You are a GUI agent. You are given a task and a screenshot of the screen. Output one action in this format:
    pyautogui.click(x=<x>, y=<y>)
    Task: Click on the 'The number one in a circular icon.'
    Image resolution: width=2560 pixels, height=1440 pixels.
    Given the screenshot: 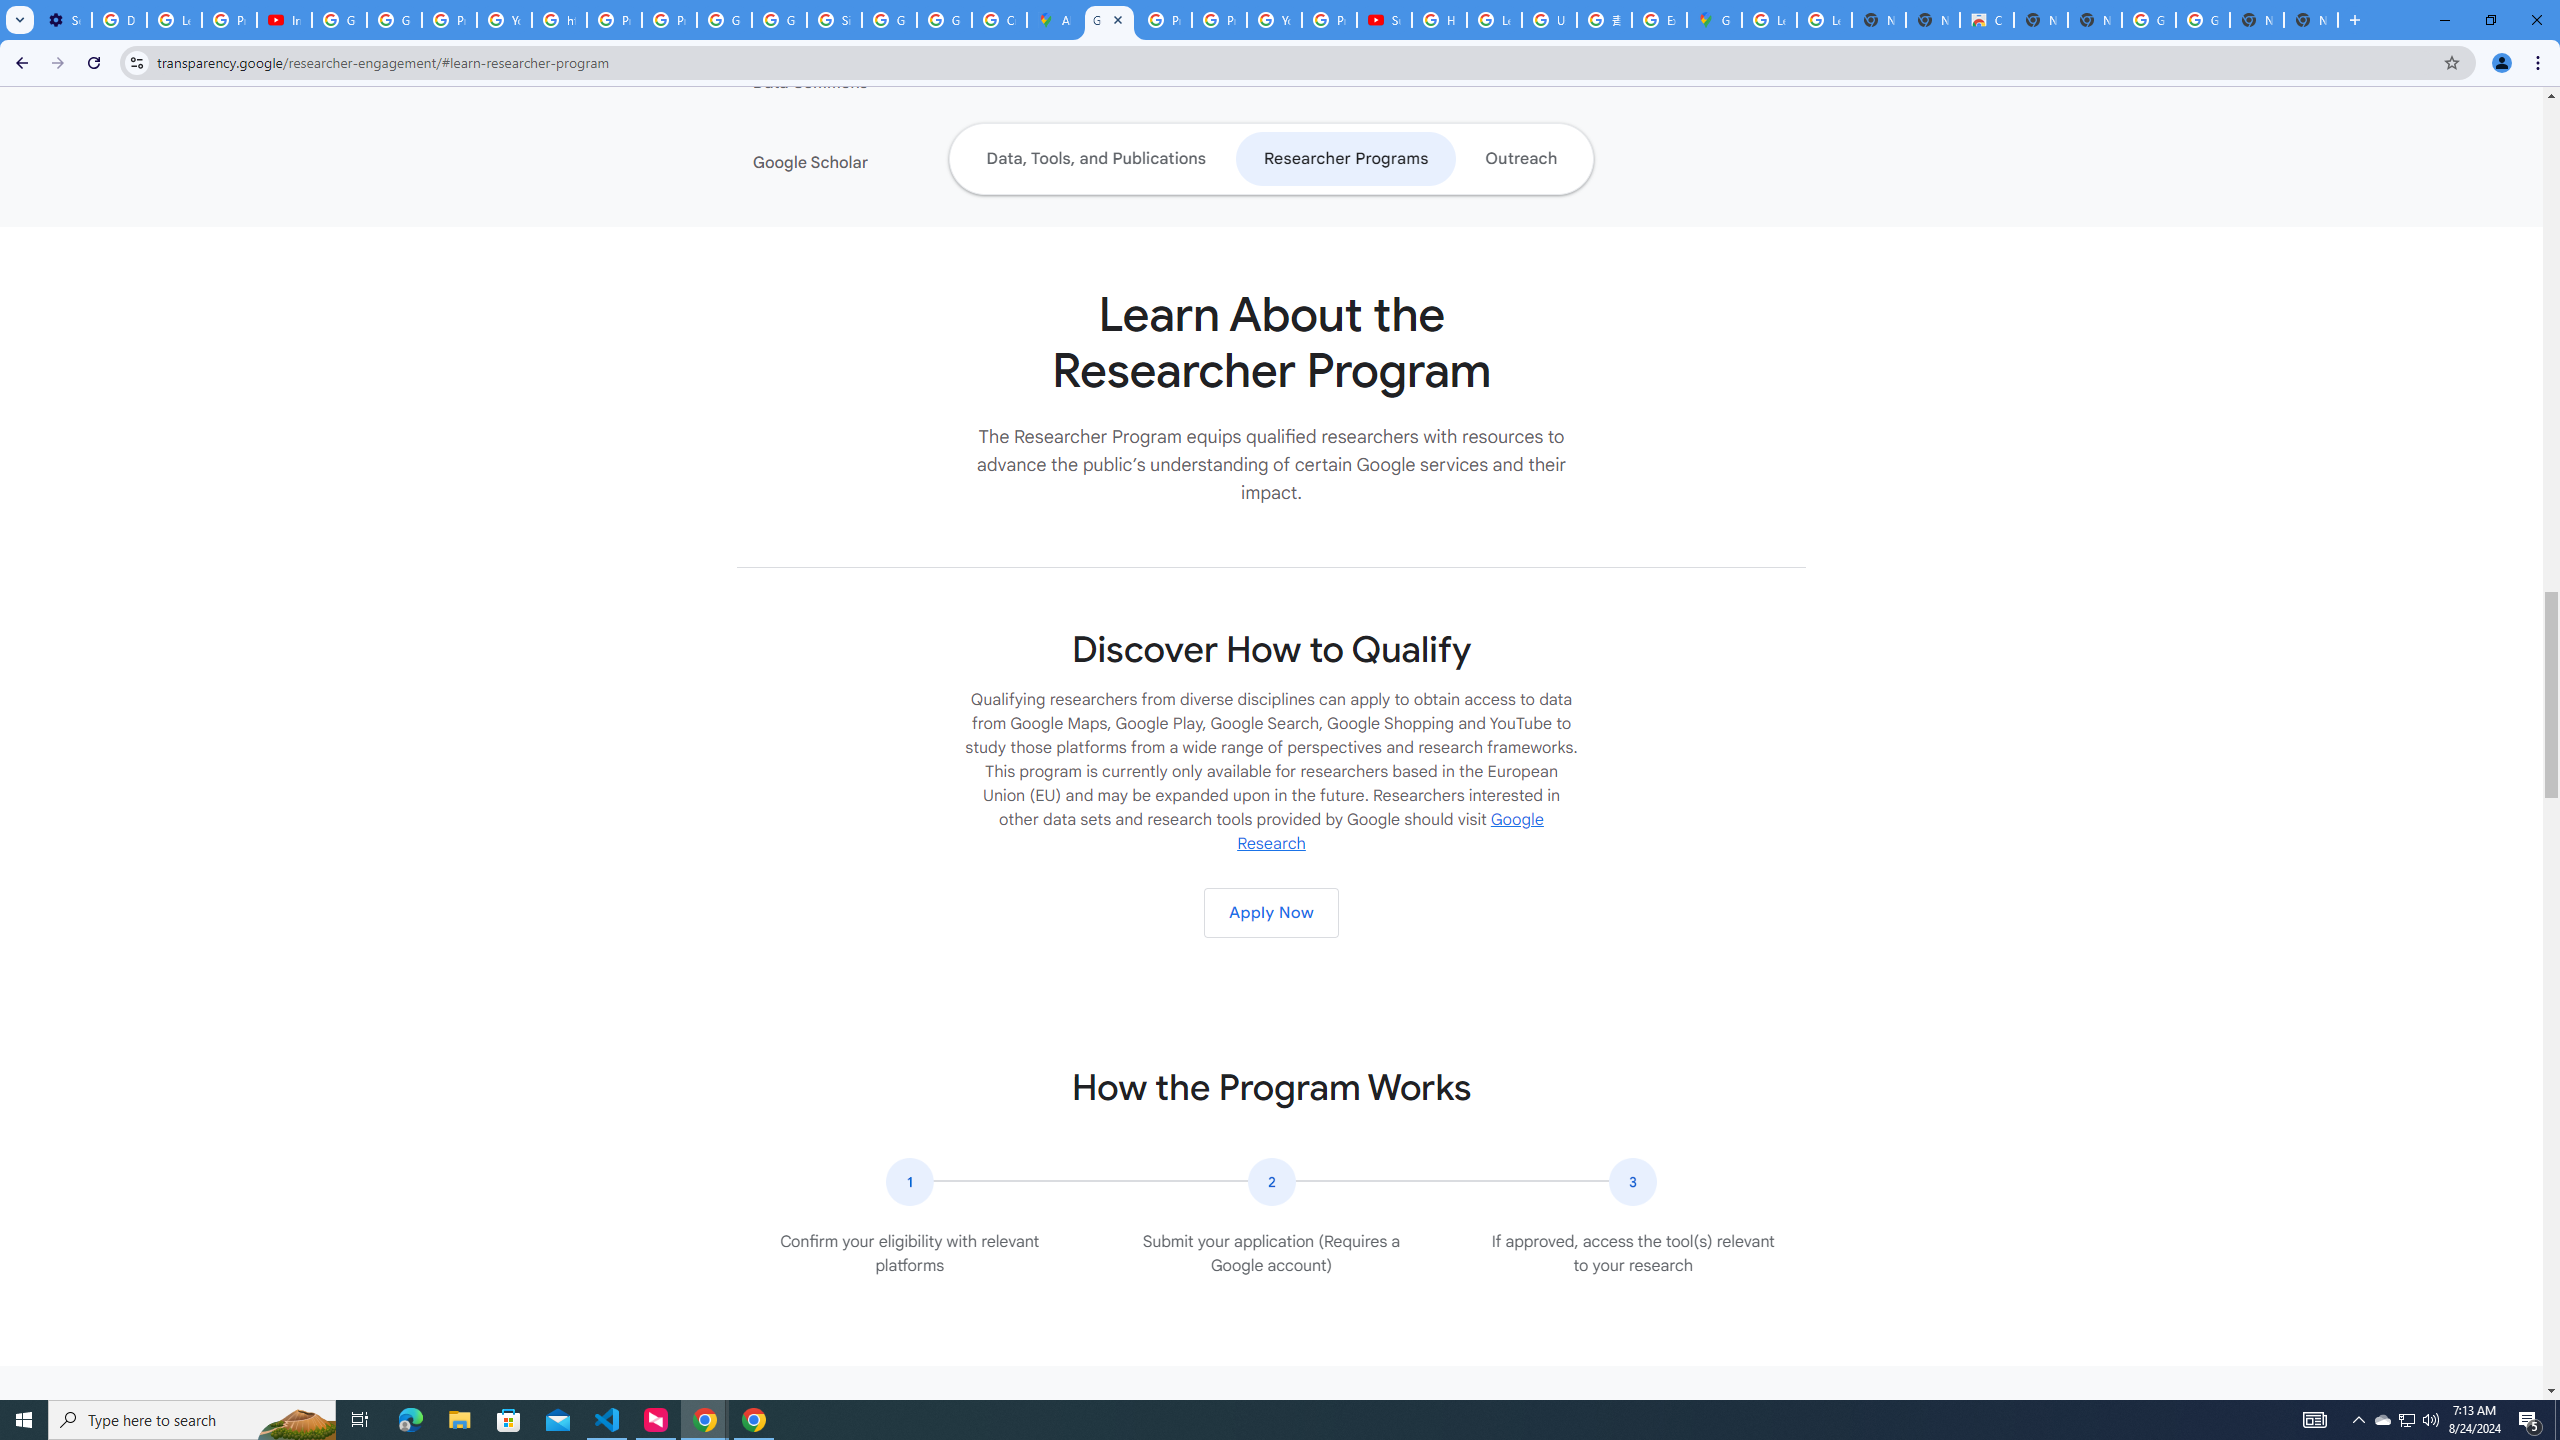 What is the action you would take?
    pyautogui.click(x=909, y=1182)
    